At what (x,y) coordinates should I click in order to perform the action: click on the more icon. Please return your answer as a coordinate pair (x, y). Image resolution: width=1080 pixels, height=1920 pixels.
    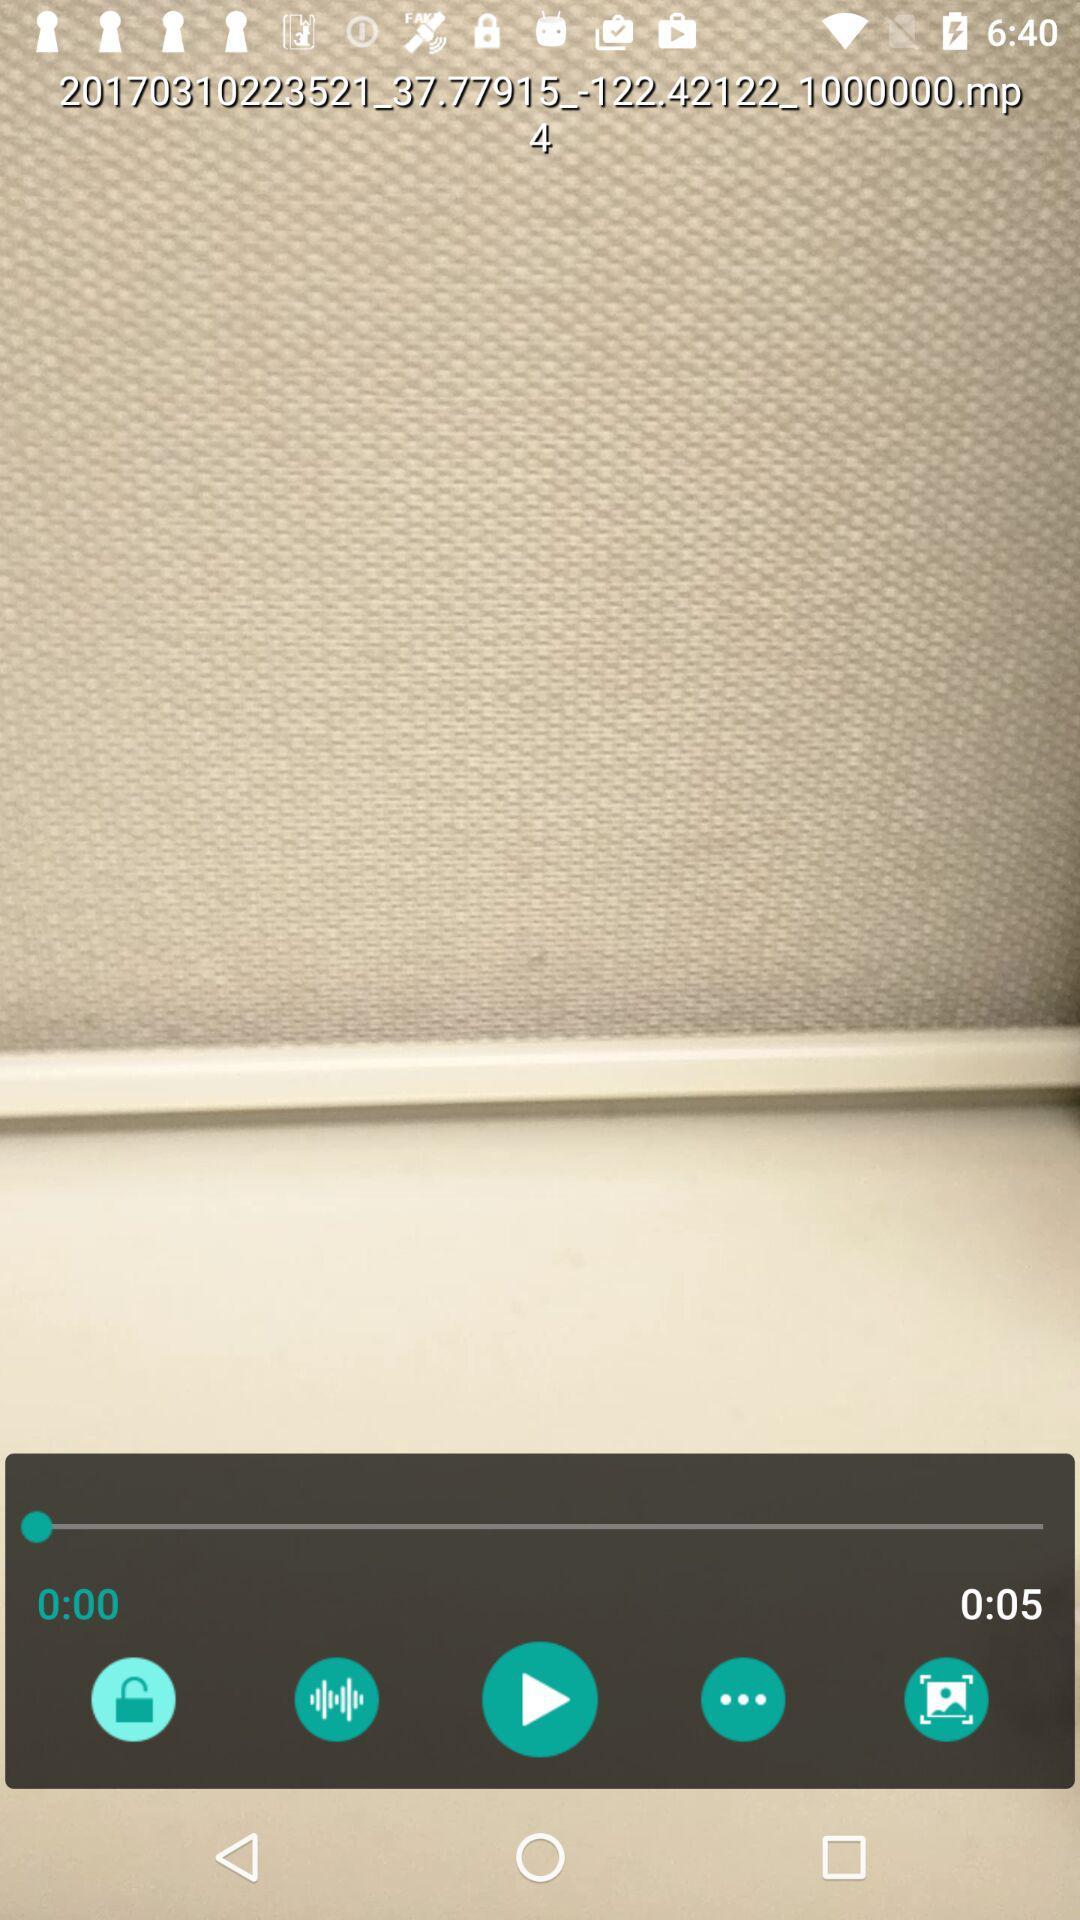
    Looking at the image, I should click on (742, 1698).